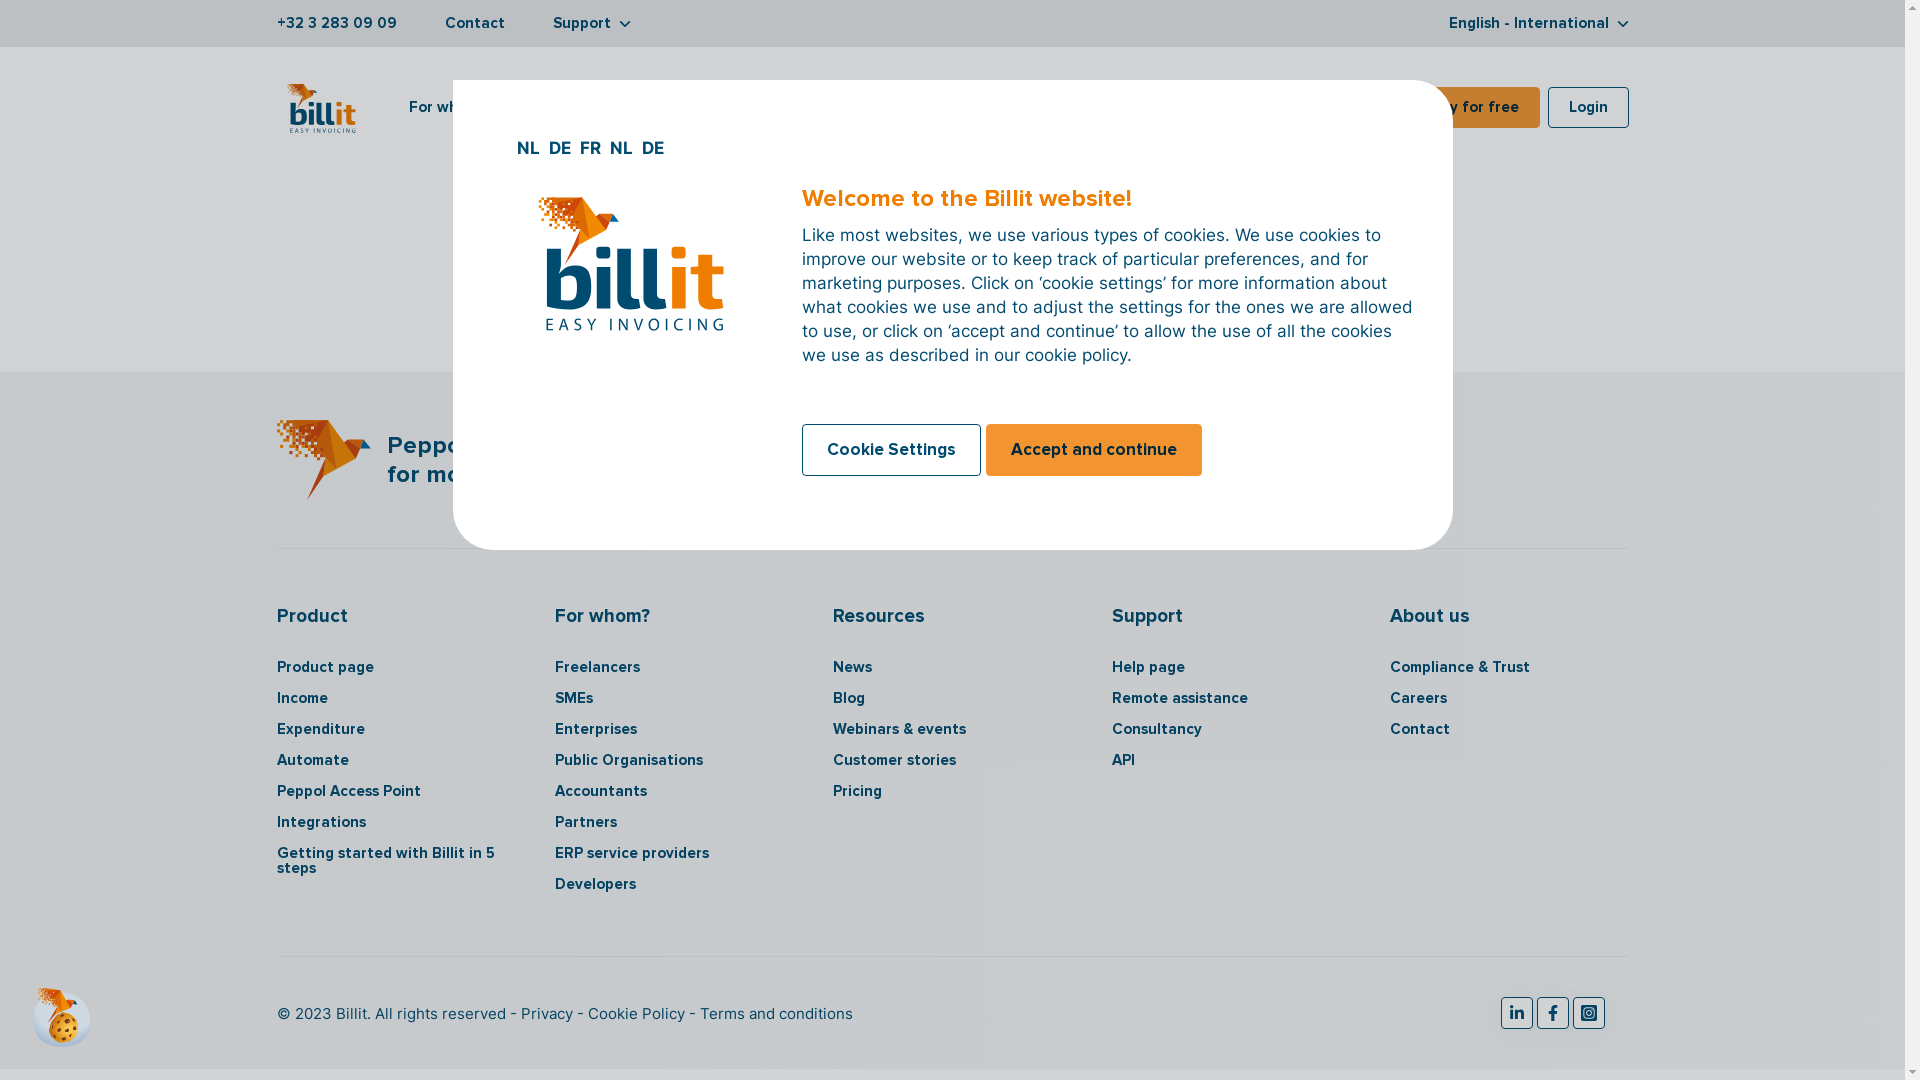  I want to click on 'Freelancers', so click(673, 667).